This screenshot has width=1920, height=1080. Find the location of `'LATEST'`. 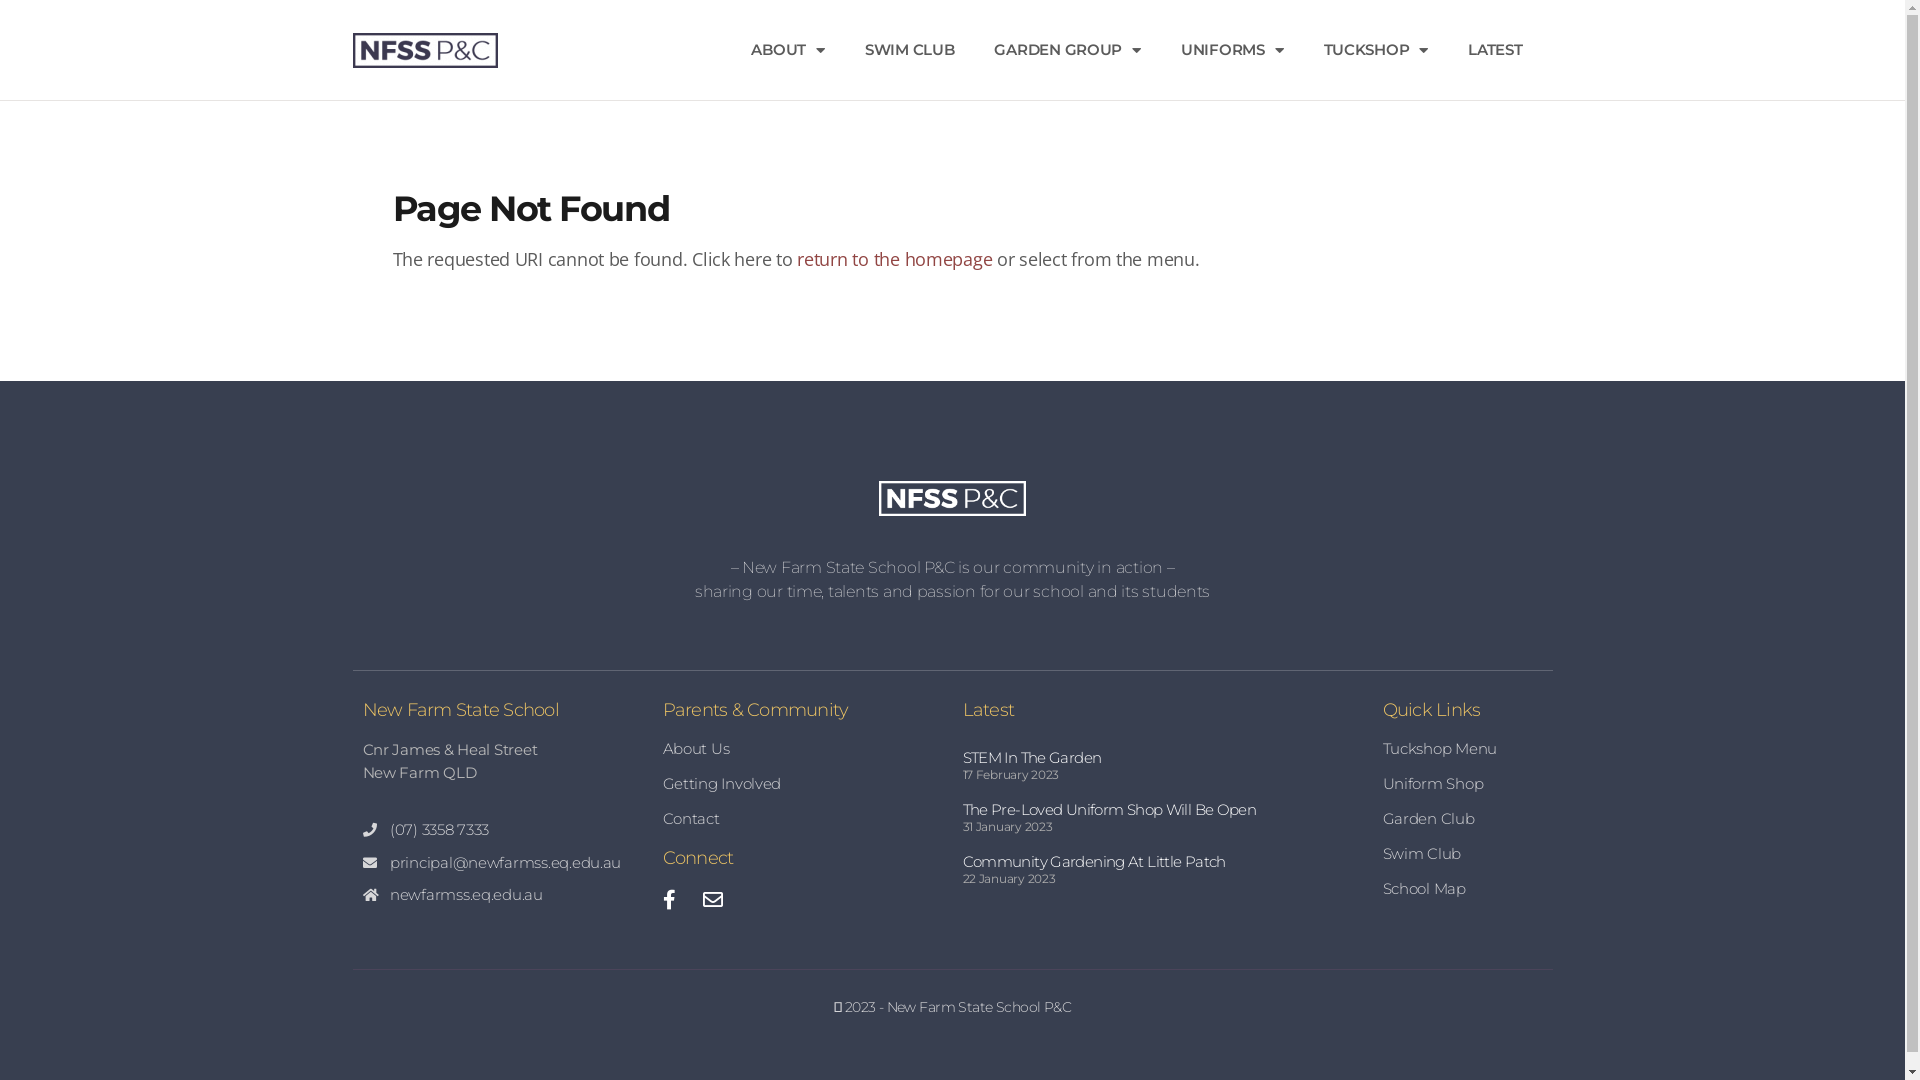

'LATEST' is located at coordinates (1494, 49).